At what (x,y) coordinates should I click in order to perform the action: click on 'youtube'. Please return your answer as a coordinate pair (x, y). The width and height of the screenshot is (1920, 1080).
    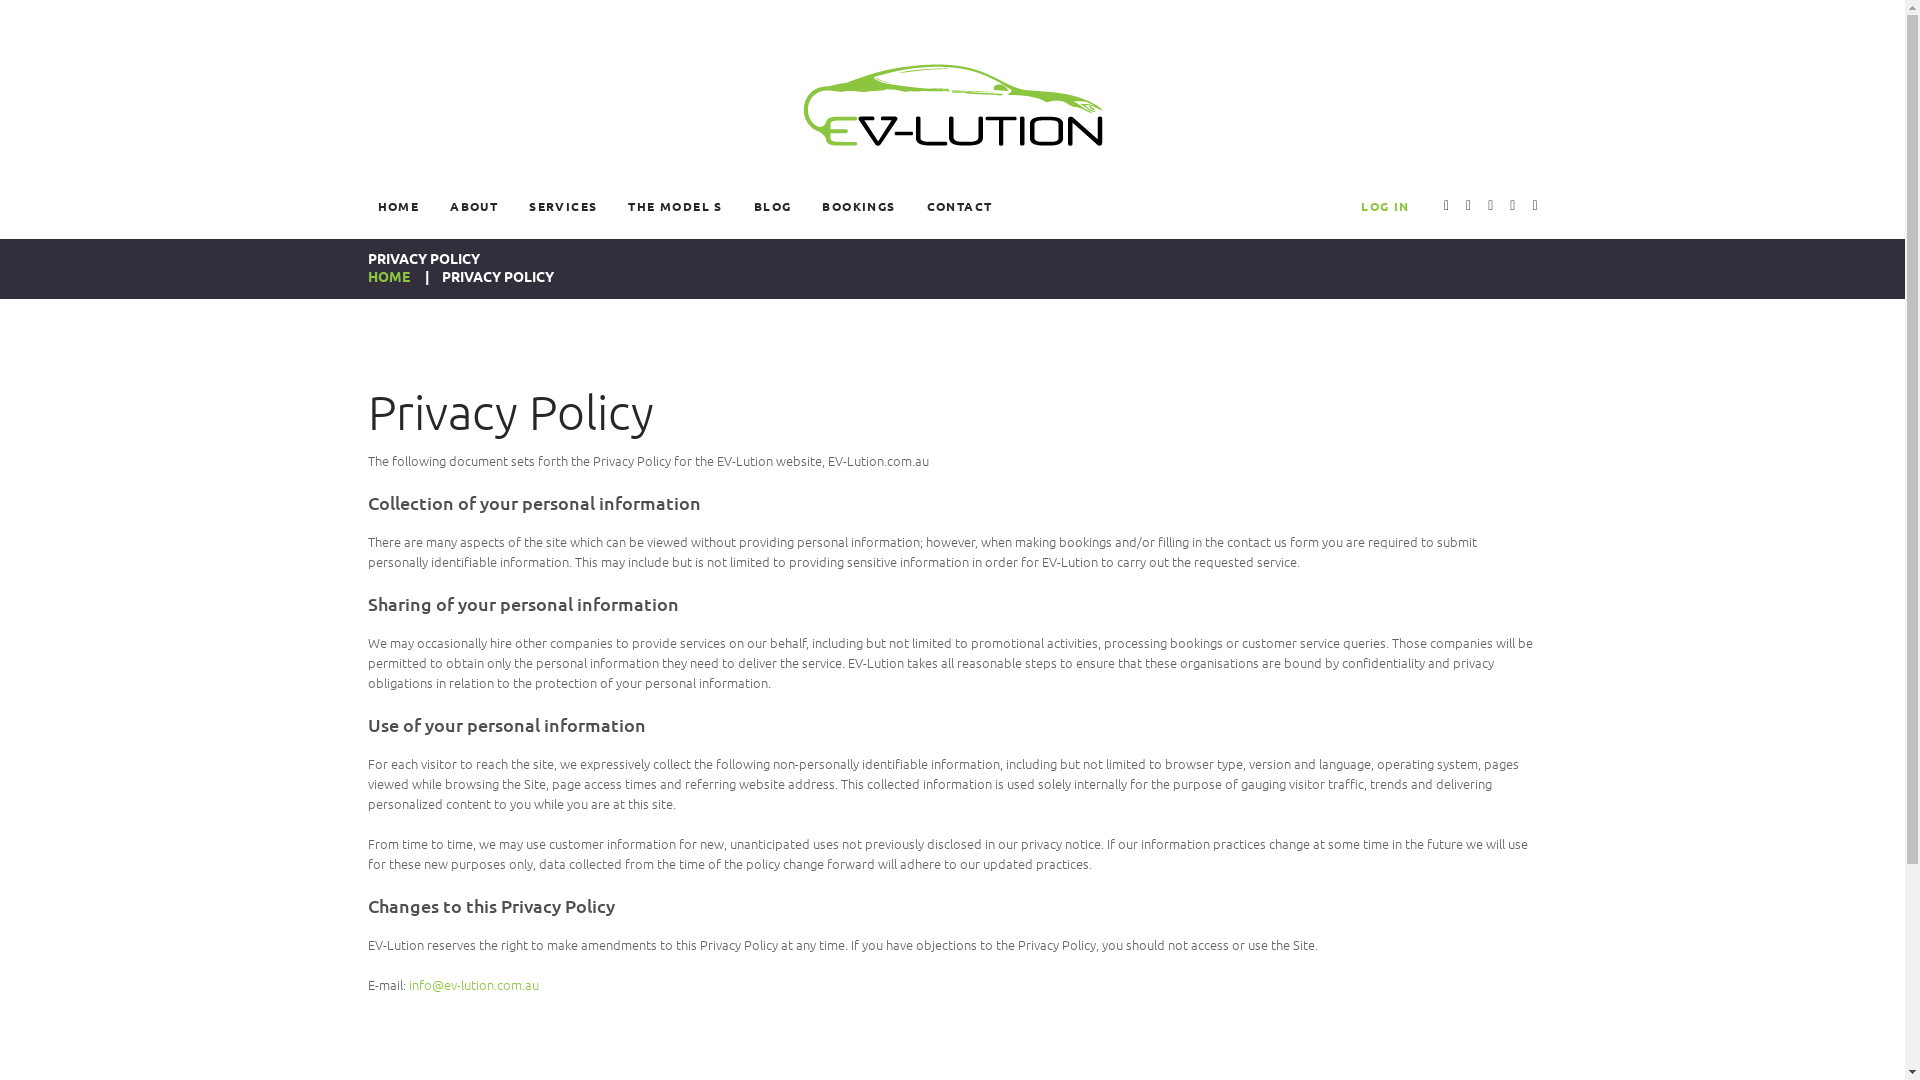
    Looking at the image, I should click on (1446, 207).